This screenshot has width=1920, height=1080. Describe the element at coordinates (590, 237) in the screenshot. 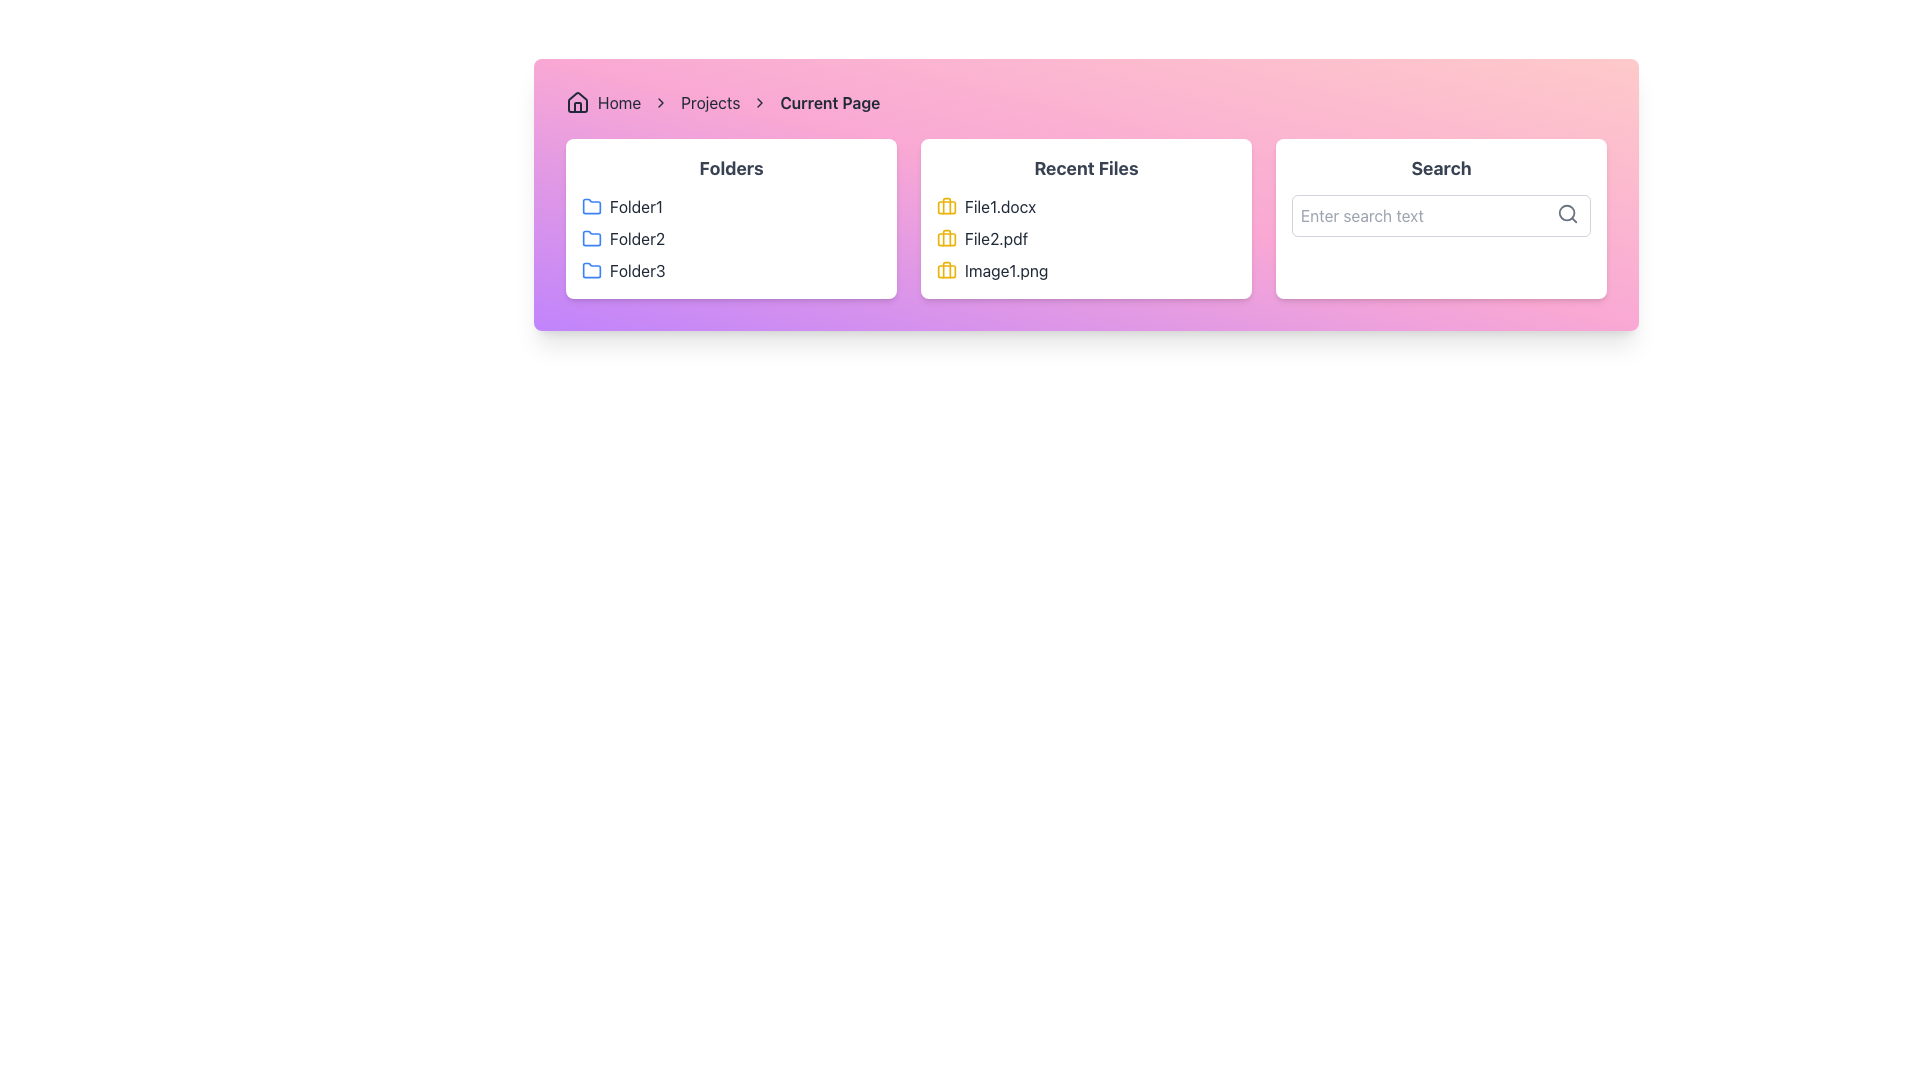

I see `the folder icon with a blue outline representing the second folder in the list under the 'Folders' section` at that location.